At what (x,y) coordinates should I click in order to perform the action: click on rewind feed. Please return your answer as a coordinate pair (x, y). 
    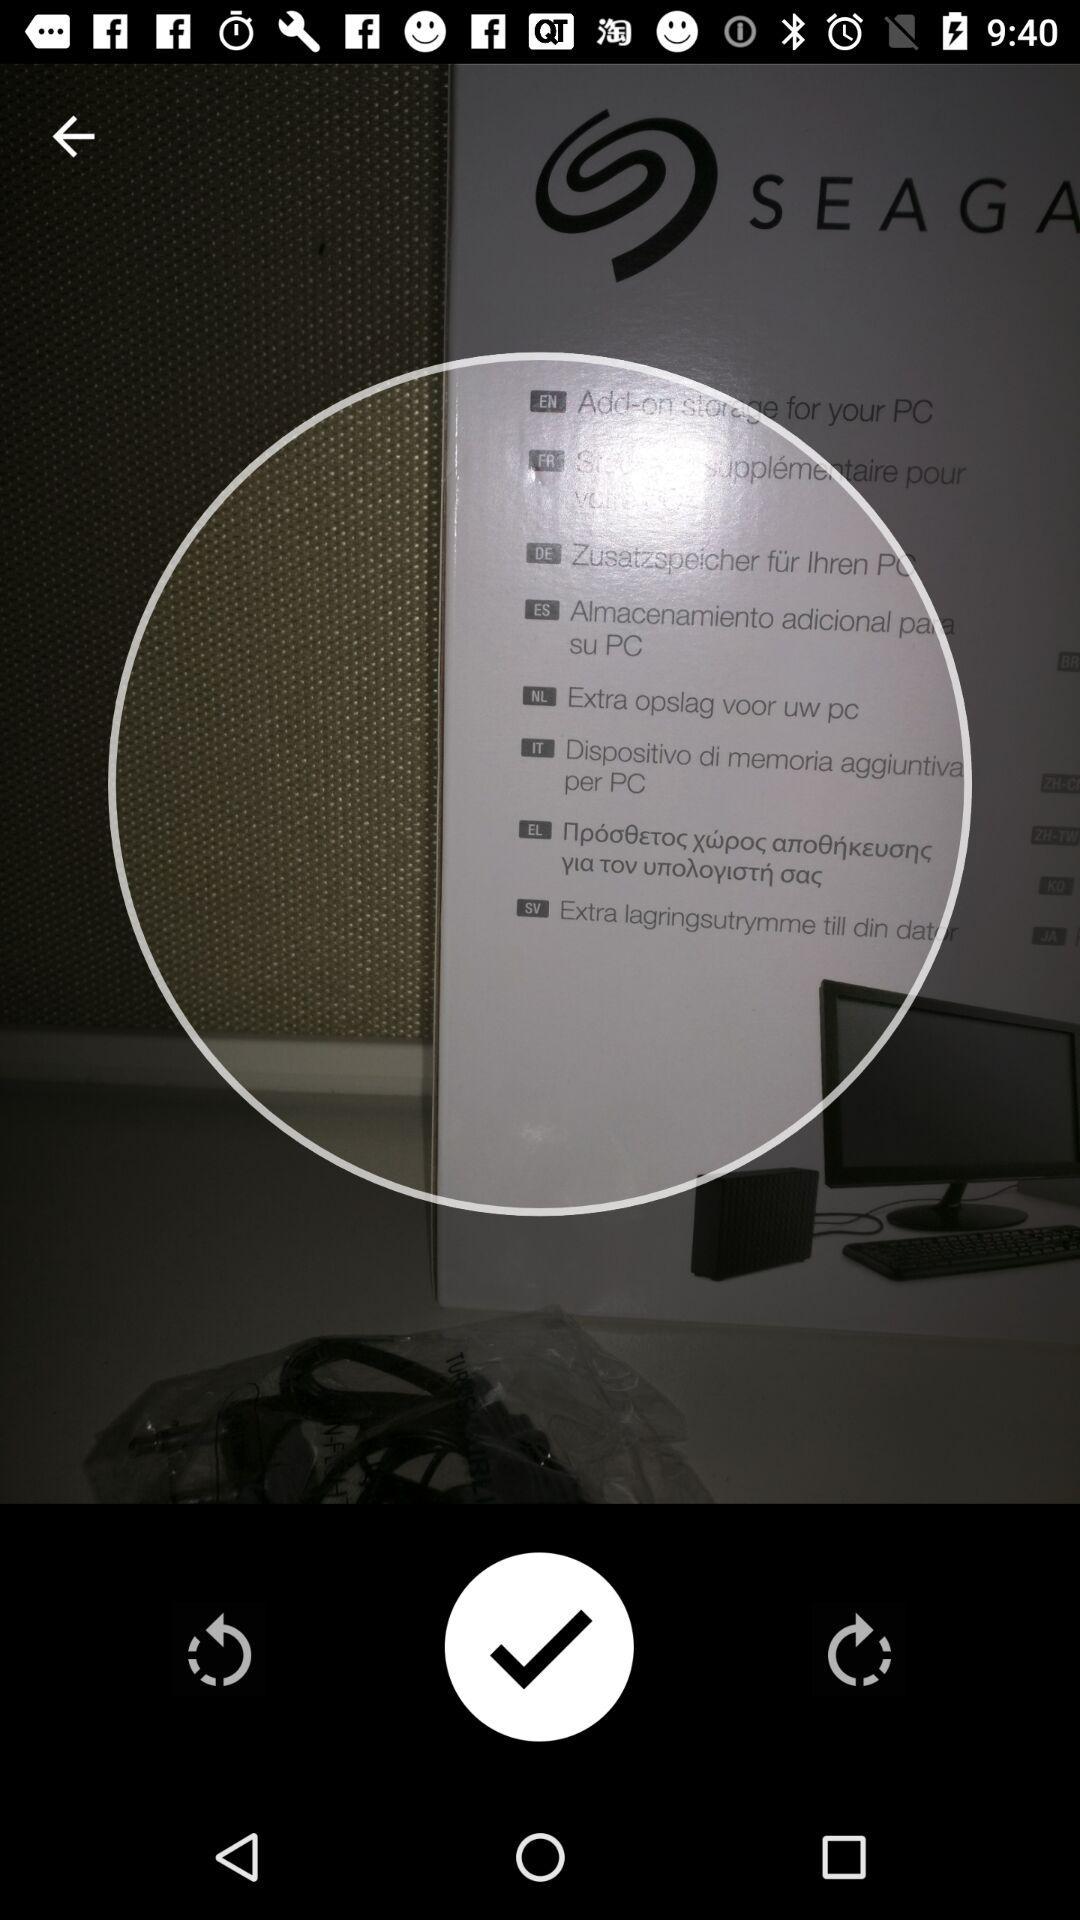
    Looking at the image, I should click on (219, 1649).